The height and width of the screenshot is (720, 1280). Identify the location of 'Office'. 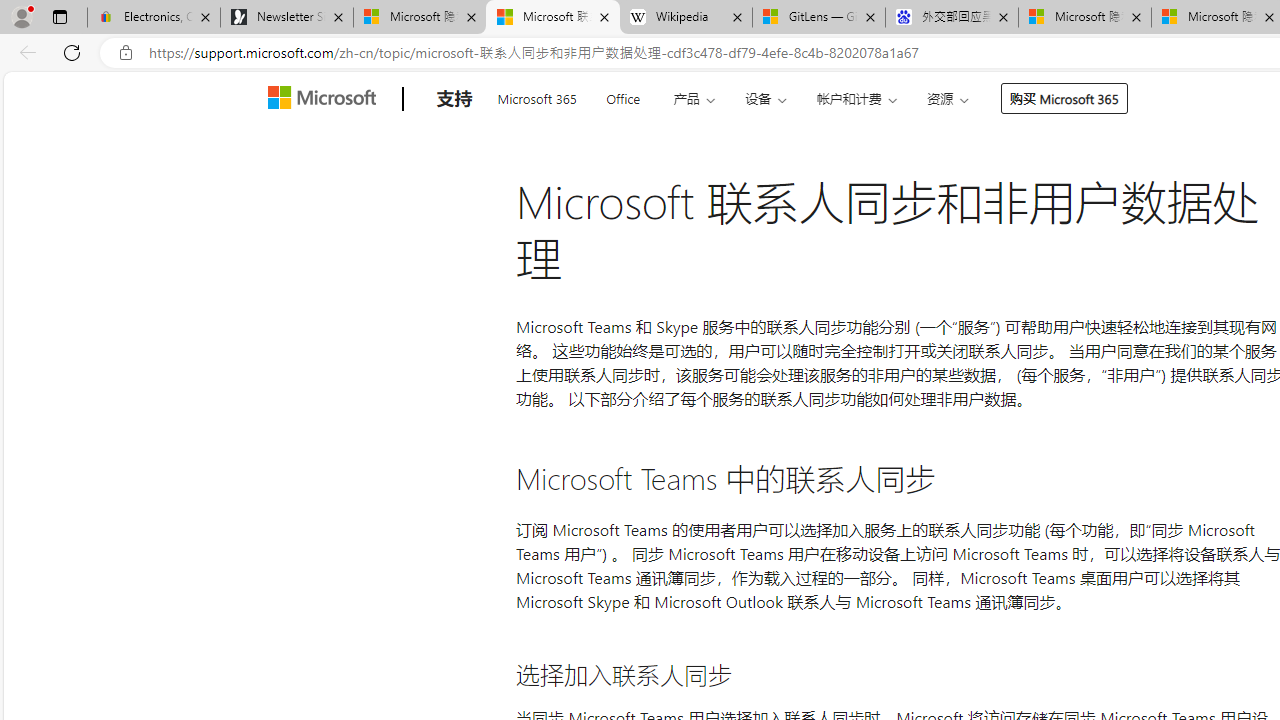
(622, 96).